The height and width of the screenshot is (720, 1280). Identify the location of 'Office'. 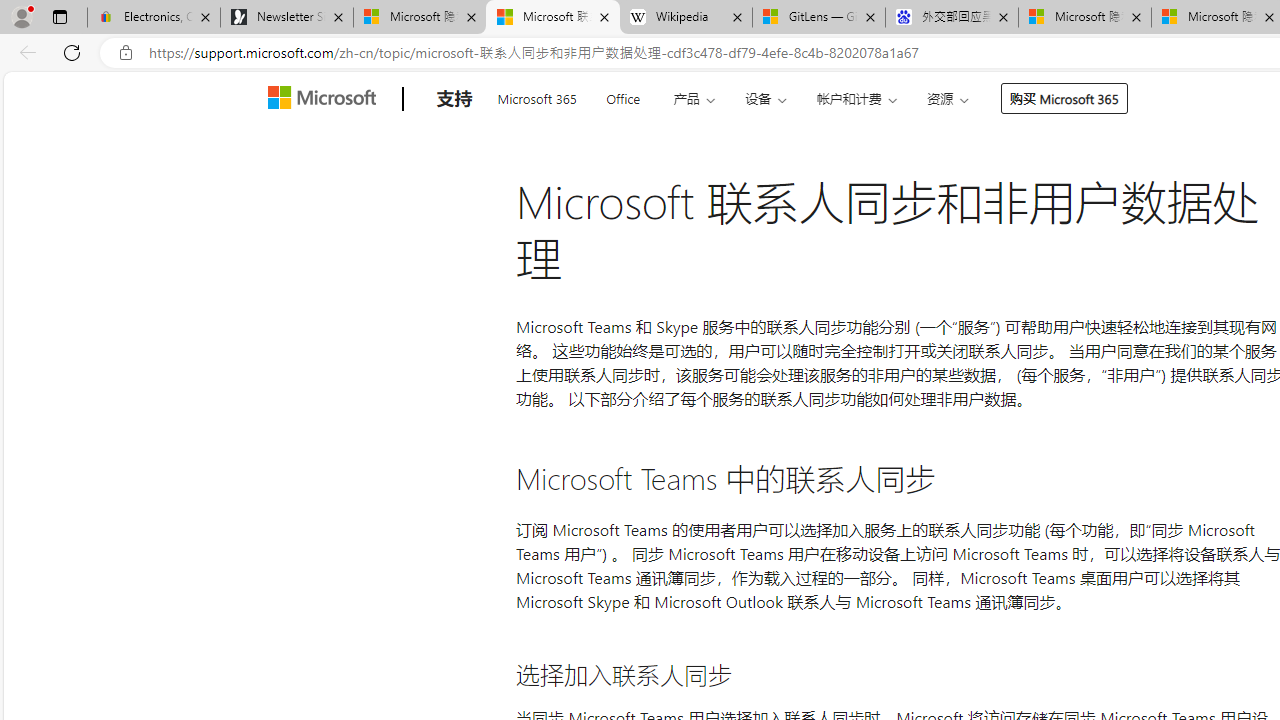
(622, 96).